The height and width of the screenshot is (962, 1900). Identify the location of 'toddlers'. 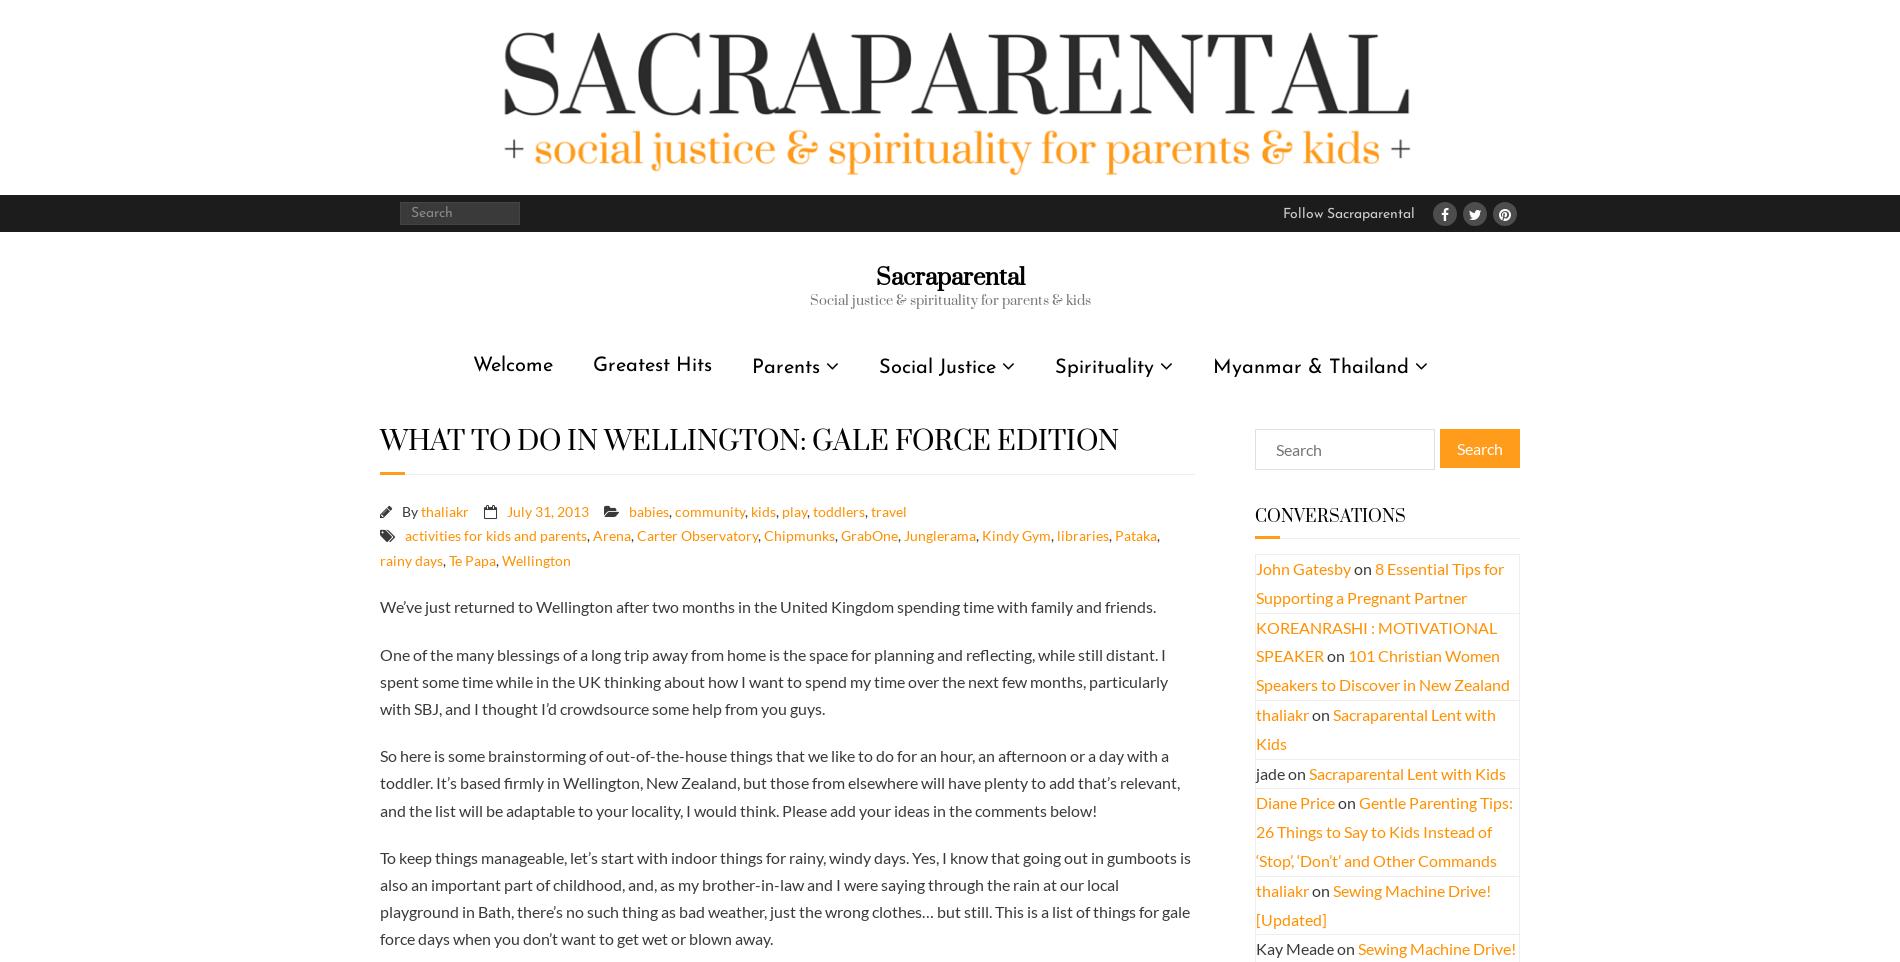
(812, 510).